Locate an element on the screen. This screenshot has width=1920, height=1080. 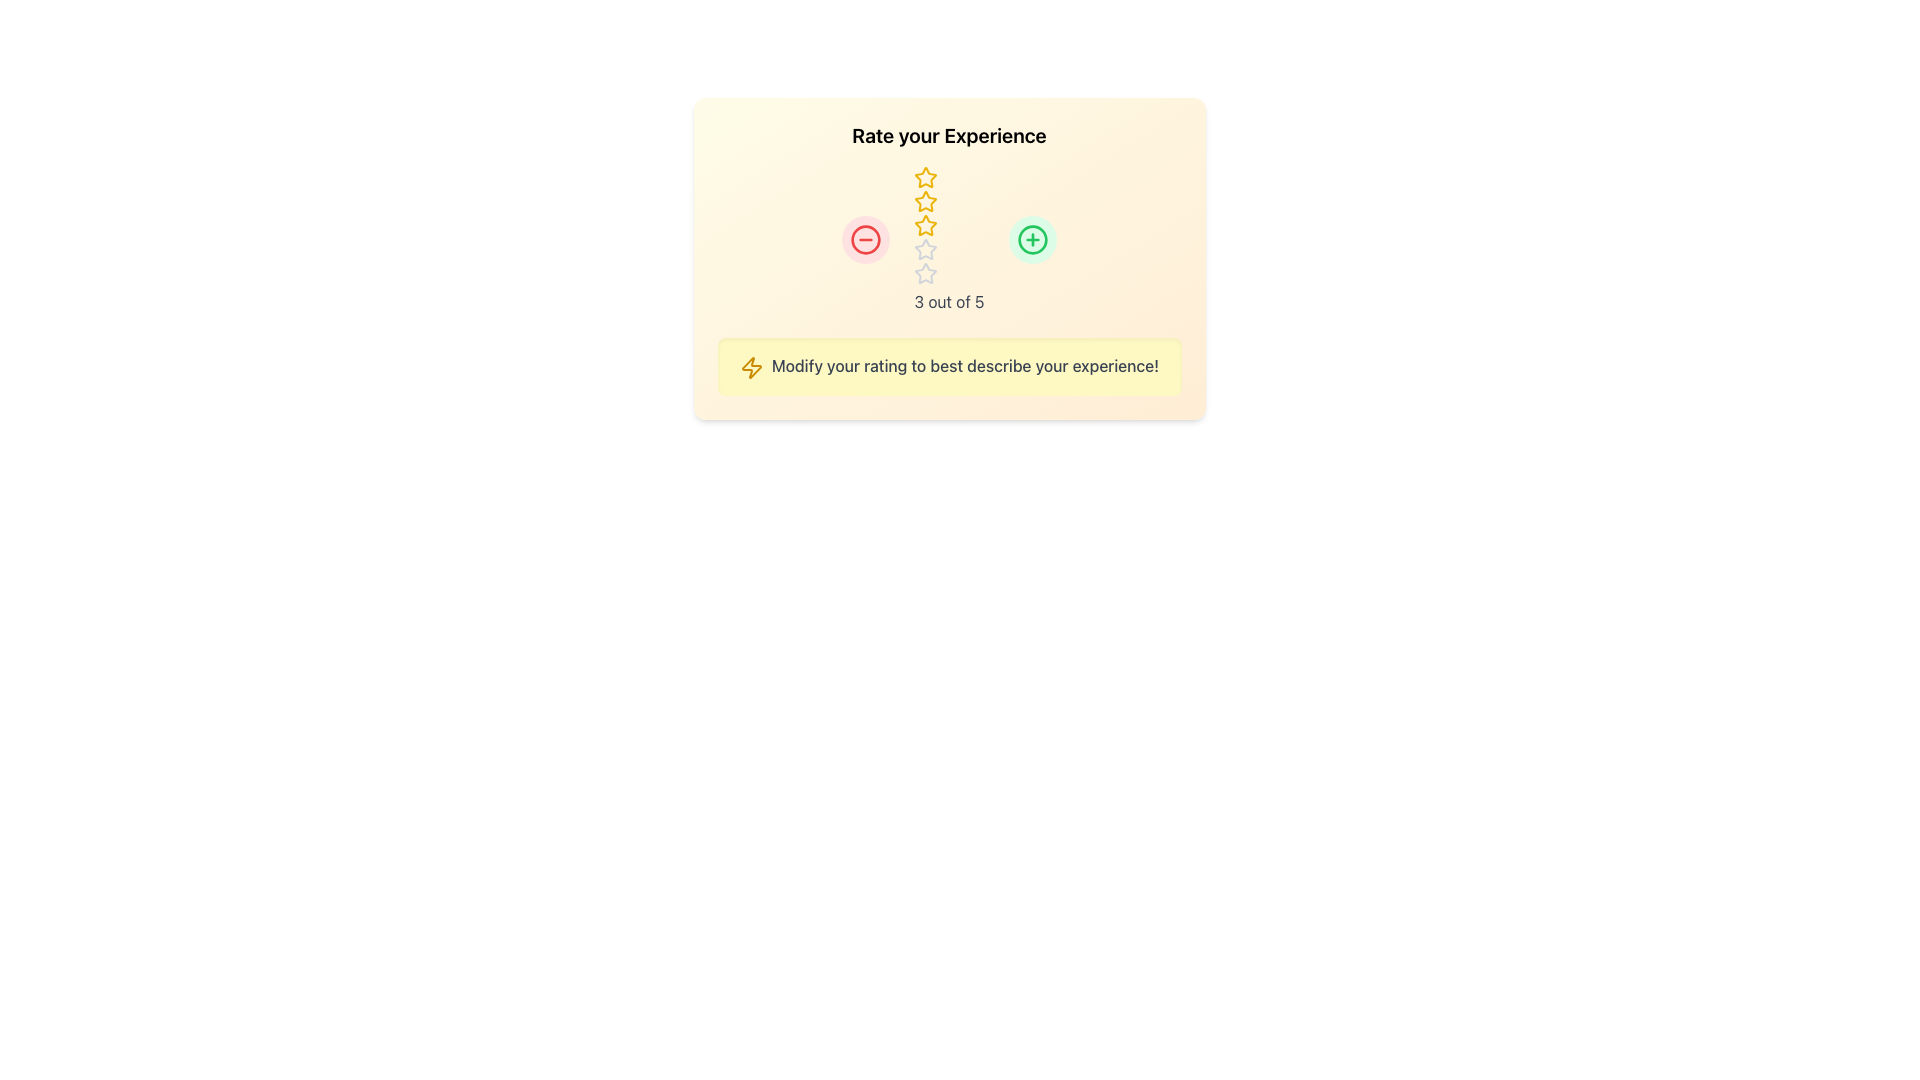
the rounded red button located in the middle section of the rating interface is located at coordinates (866, 238).